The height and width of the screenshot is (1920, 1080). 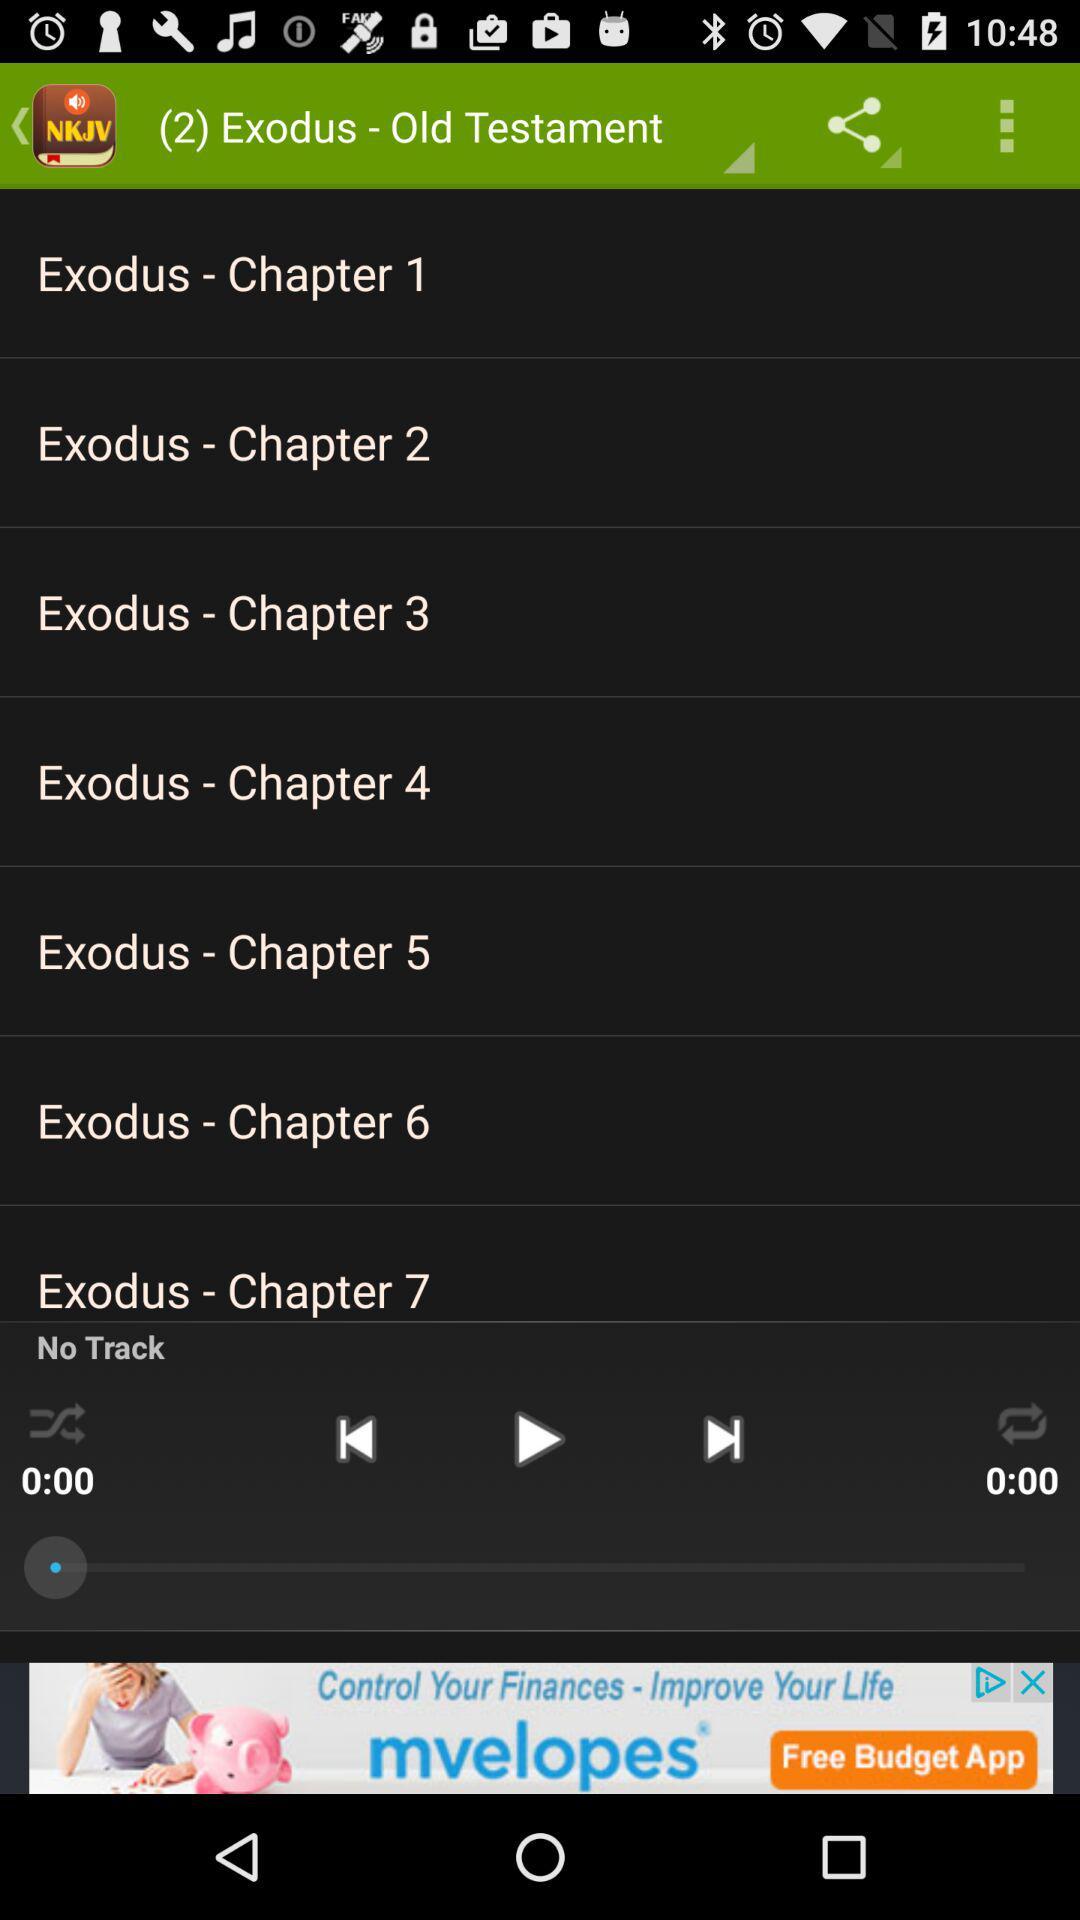 I want to click on the skip_previous icon, so click(x=354, y=1538).